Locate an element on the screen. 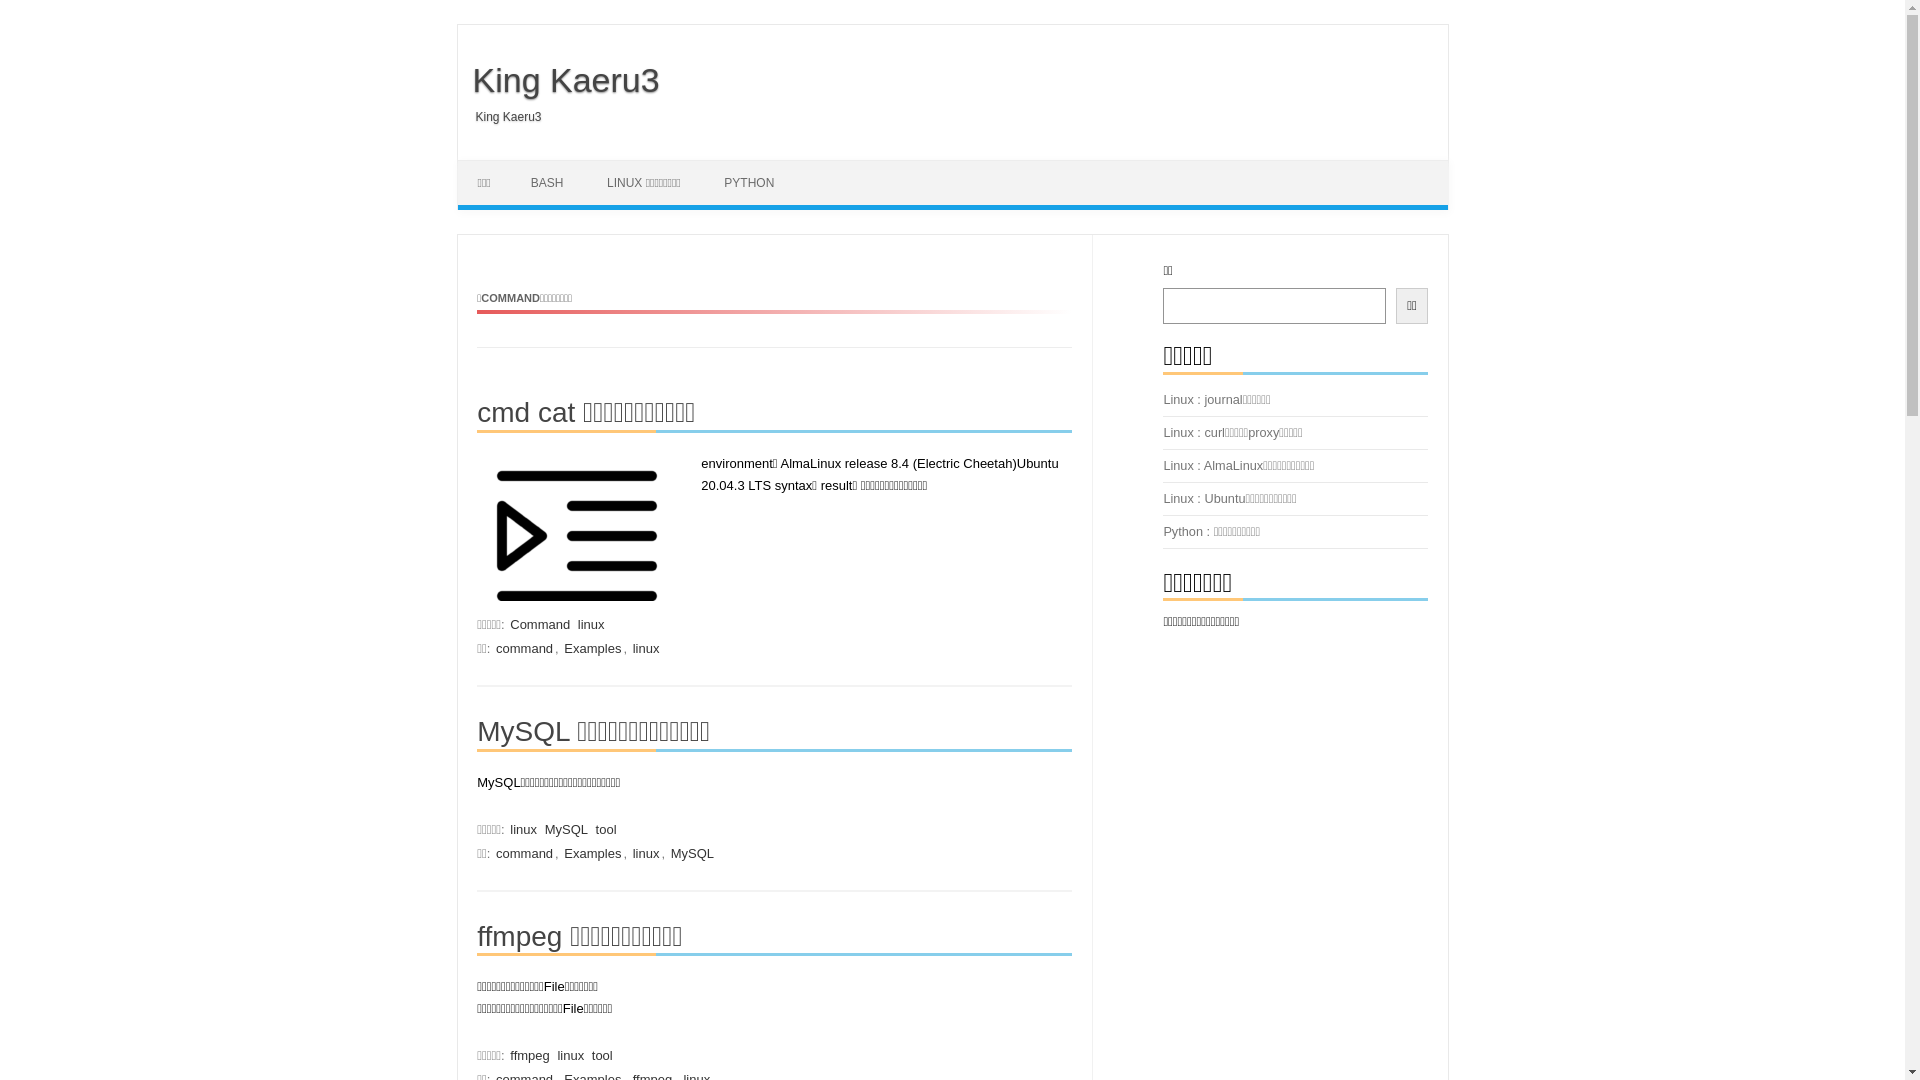 The image size is (1920, 1080). 'Command' is located at coordinates (539, 623).